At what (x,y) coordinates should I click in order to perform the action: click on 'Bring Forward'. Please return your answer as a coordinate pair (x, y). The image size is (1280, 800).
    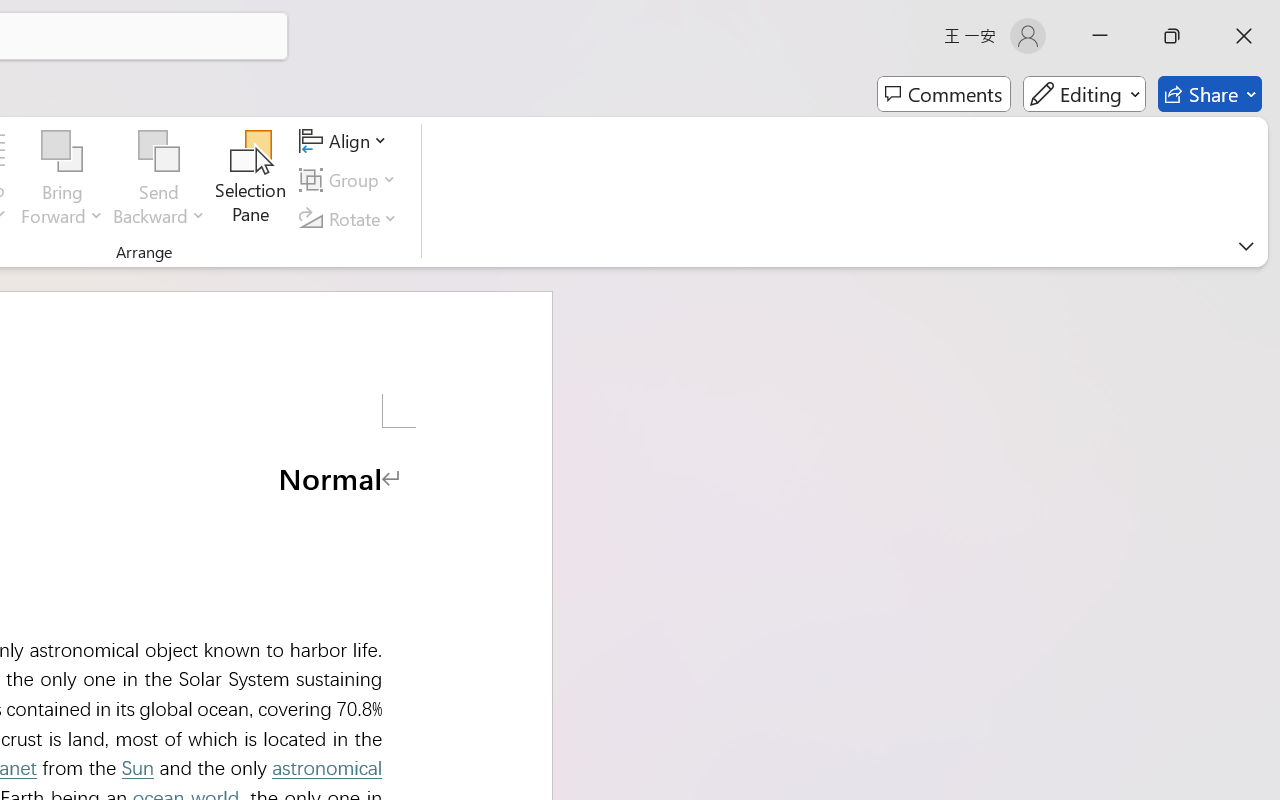
    Looking at the image, I should click on (62, 151).